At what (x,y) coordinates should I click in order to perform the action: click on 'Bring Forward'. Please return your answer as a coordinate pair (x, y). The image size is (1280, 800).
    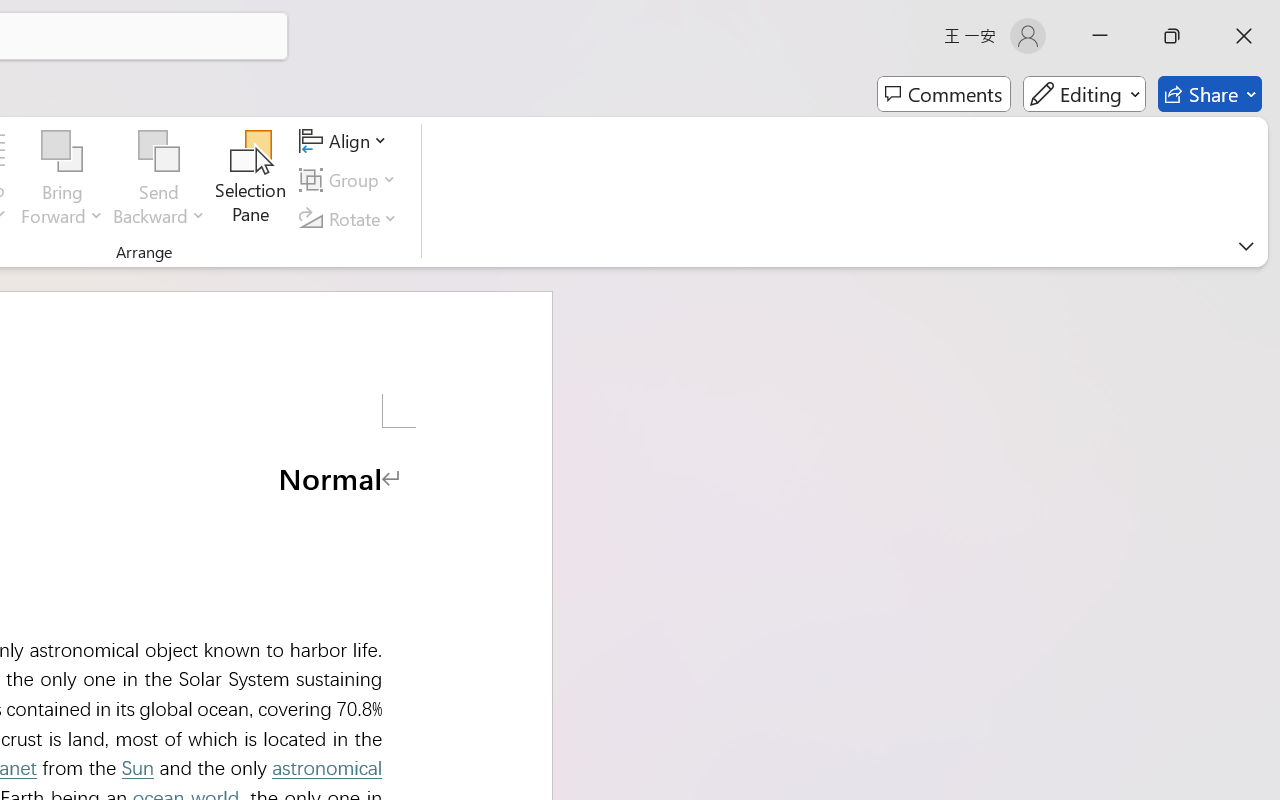
    Looking at the image, I should click on (62, 151).